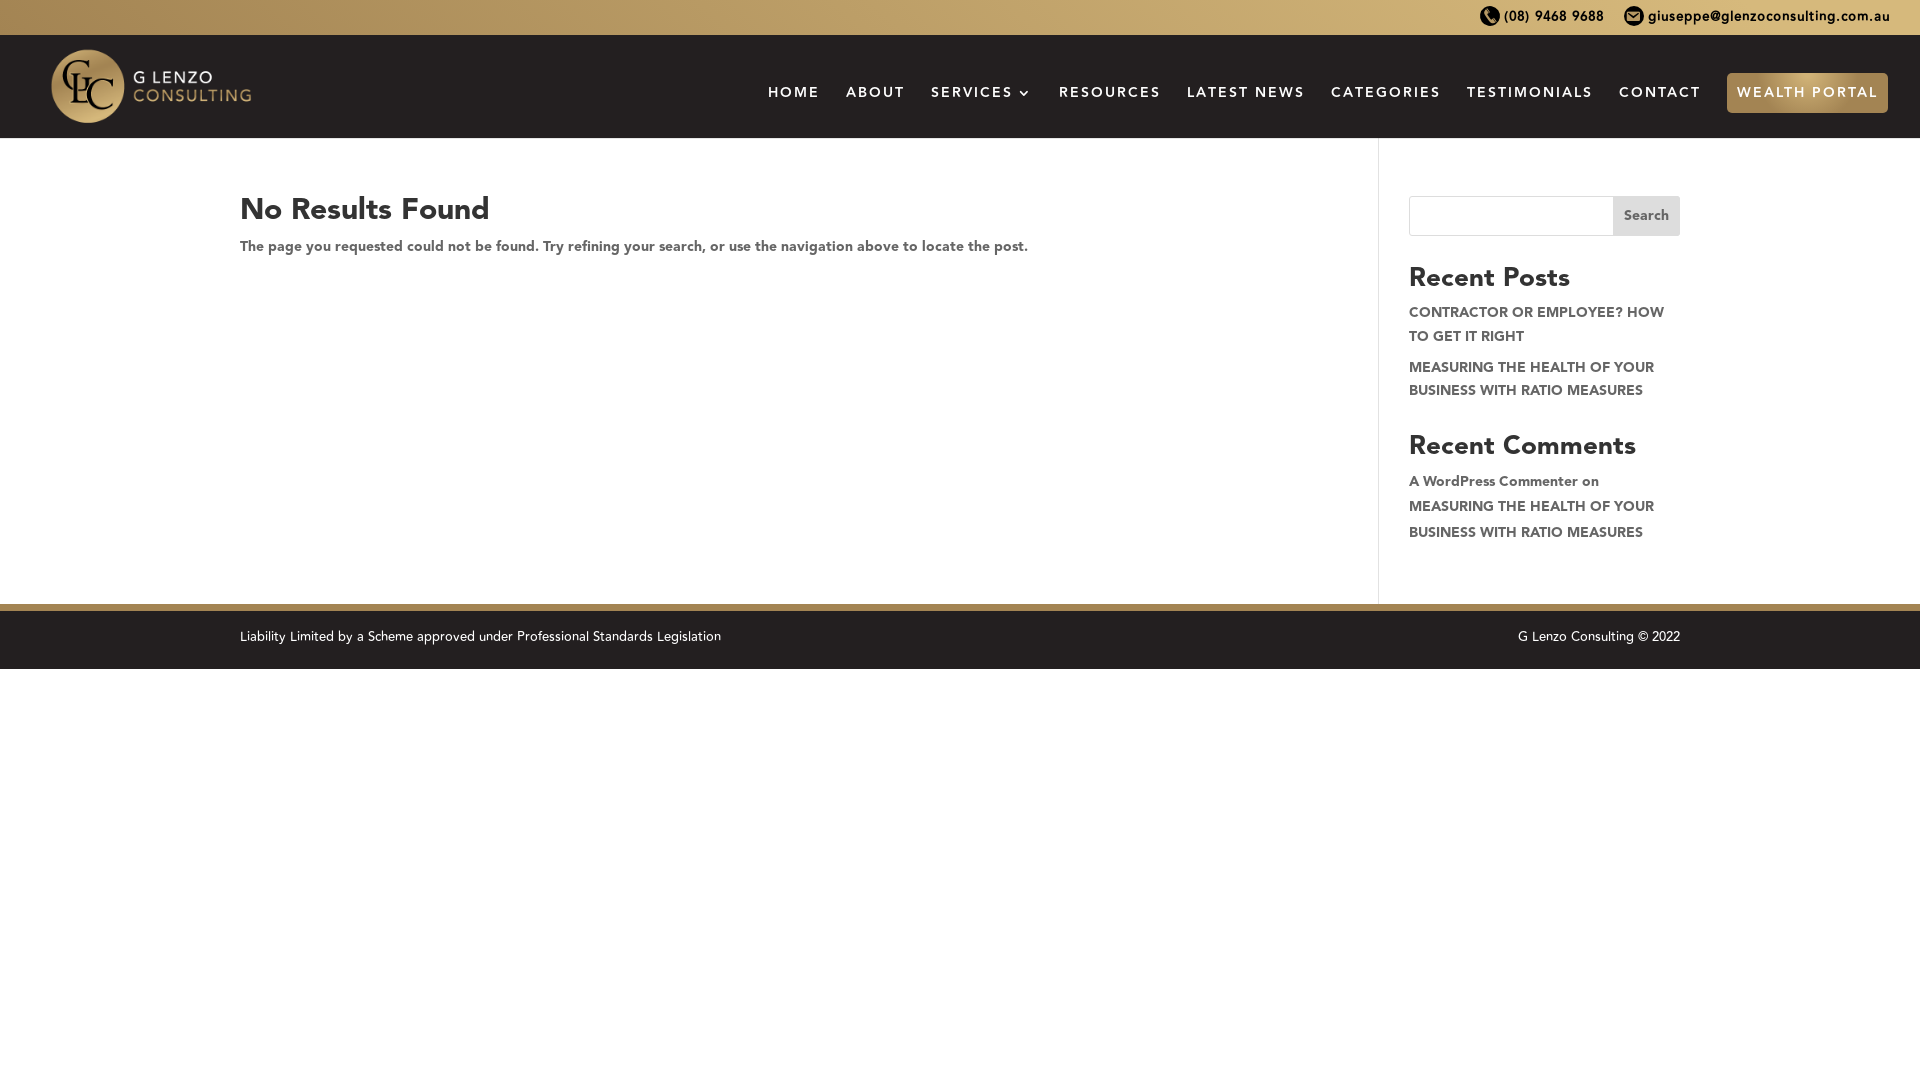 The width and height of the screenshot is (1920, 1080). I want to click on 'CONTACT', so click(1660, 111).